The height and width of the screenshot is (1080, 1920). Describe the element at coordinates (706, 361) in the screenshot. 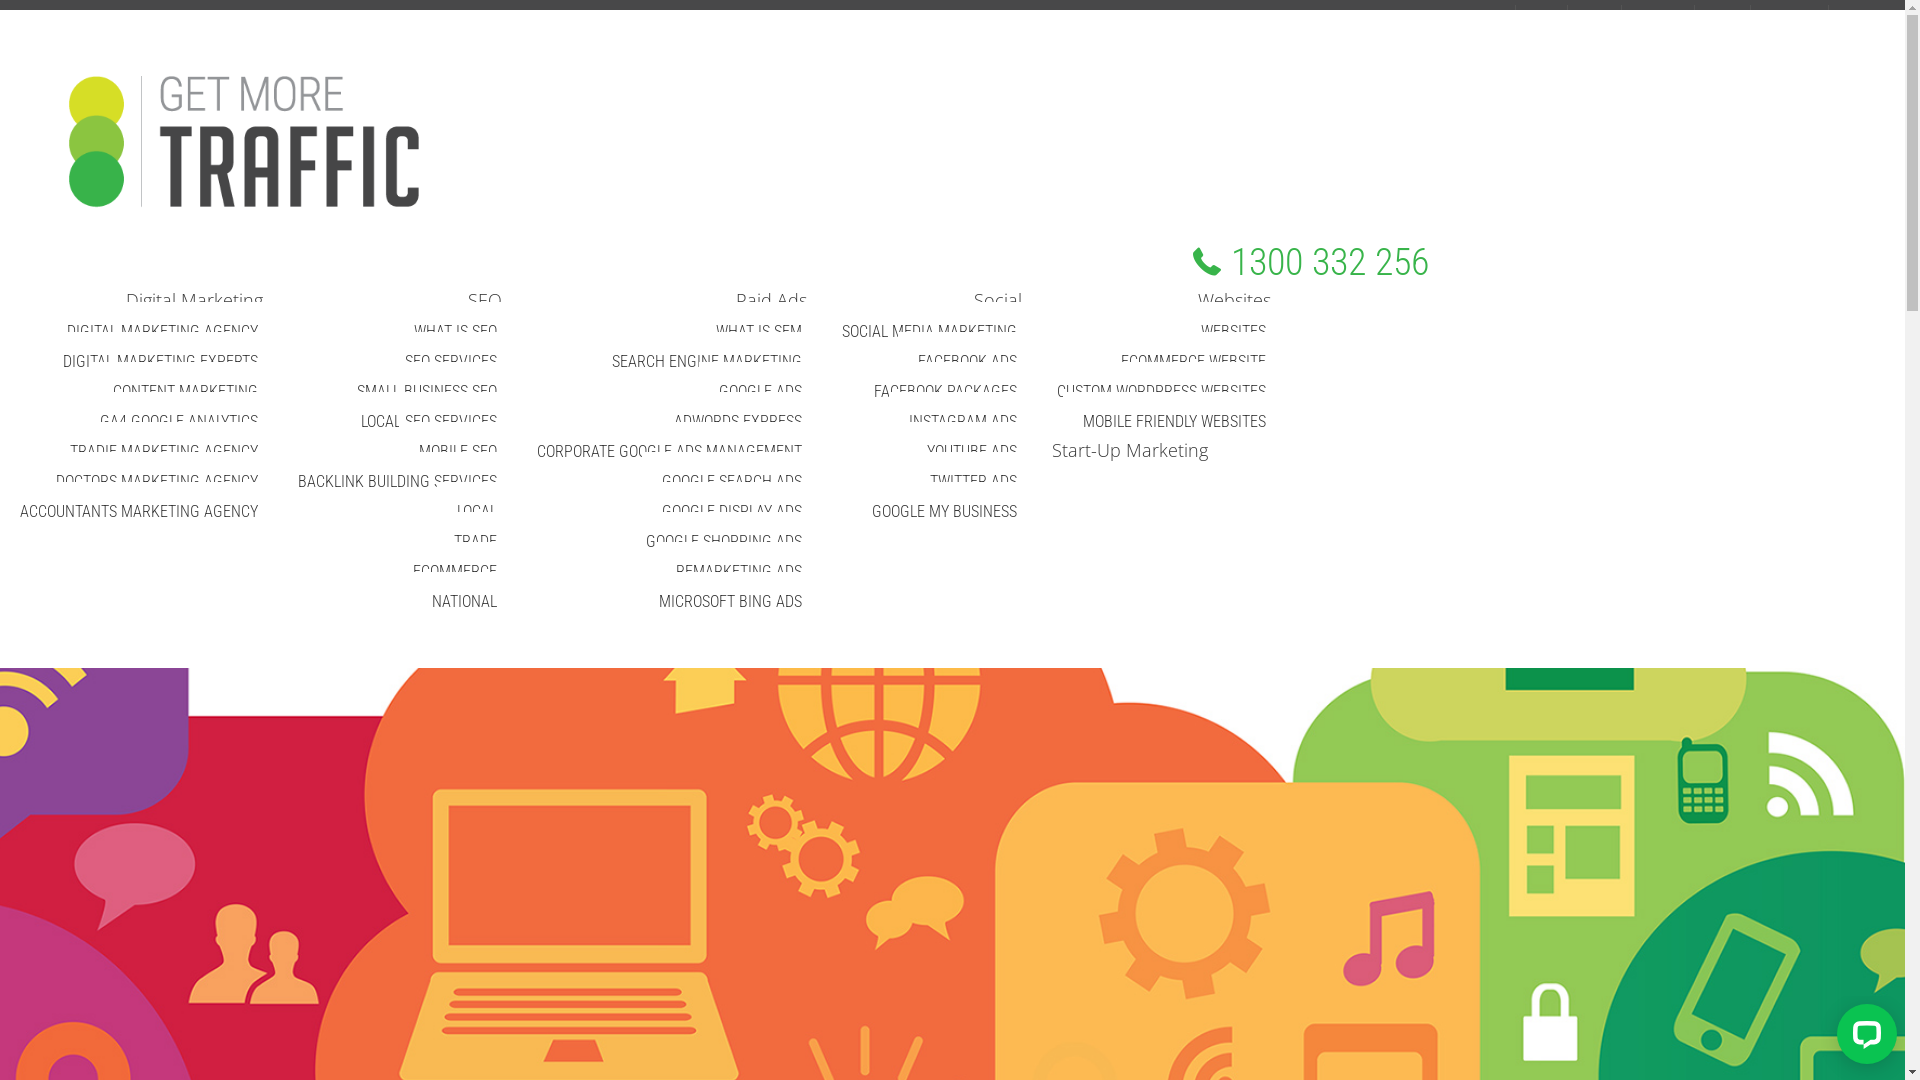

I see `'SEARCH ENGINE MARKETING'` at that location.